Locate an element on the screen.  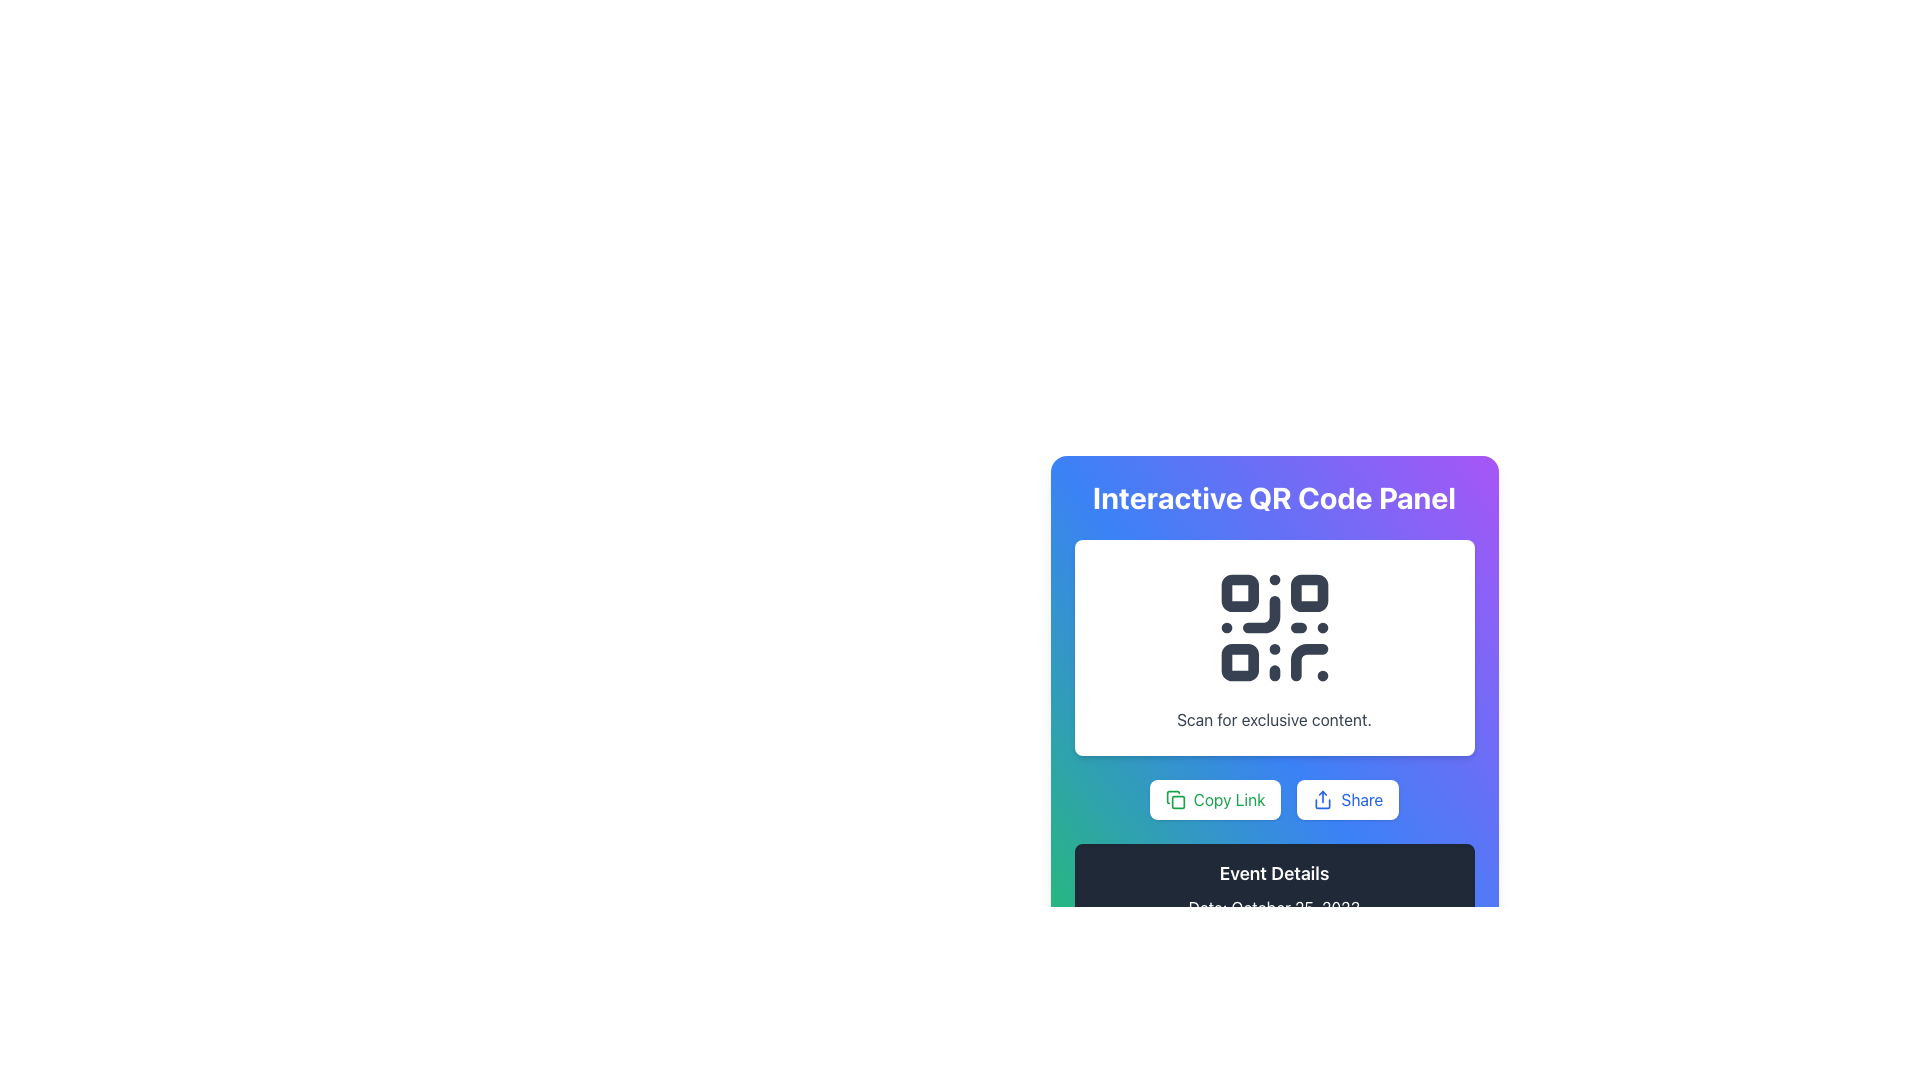
the share button located to the right of the 'Copy Link' button in the 'Interactive QR Code Panel' is located at coordinates (1348, 798).